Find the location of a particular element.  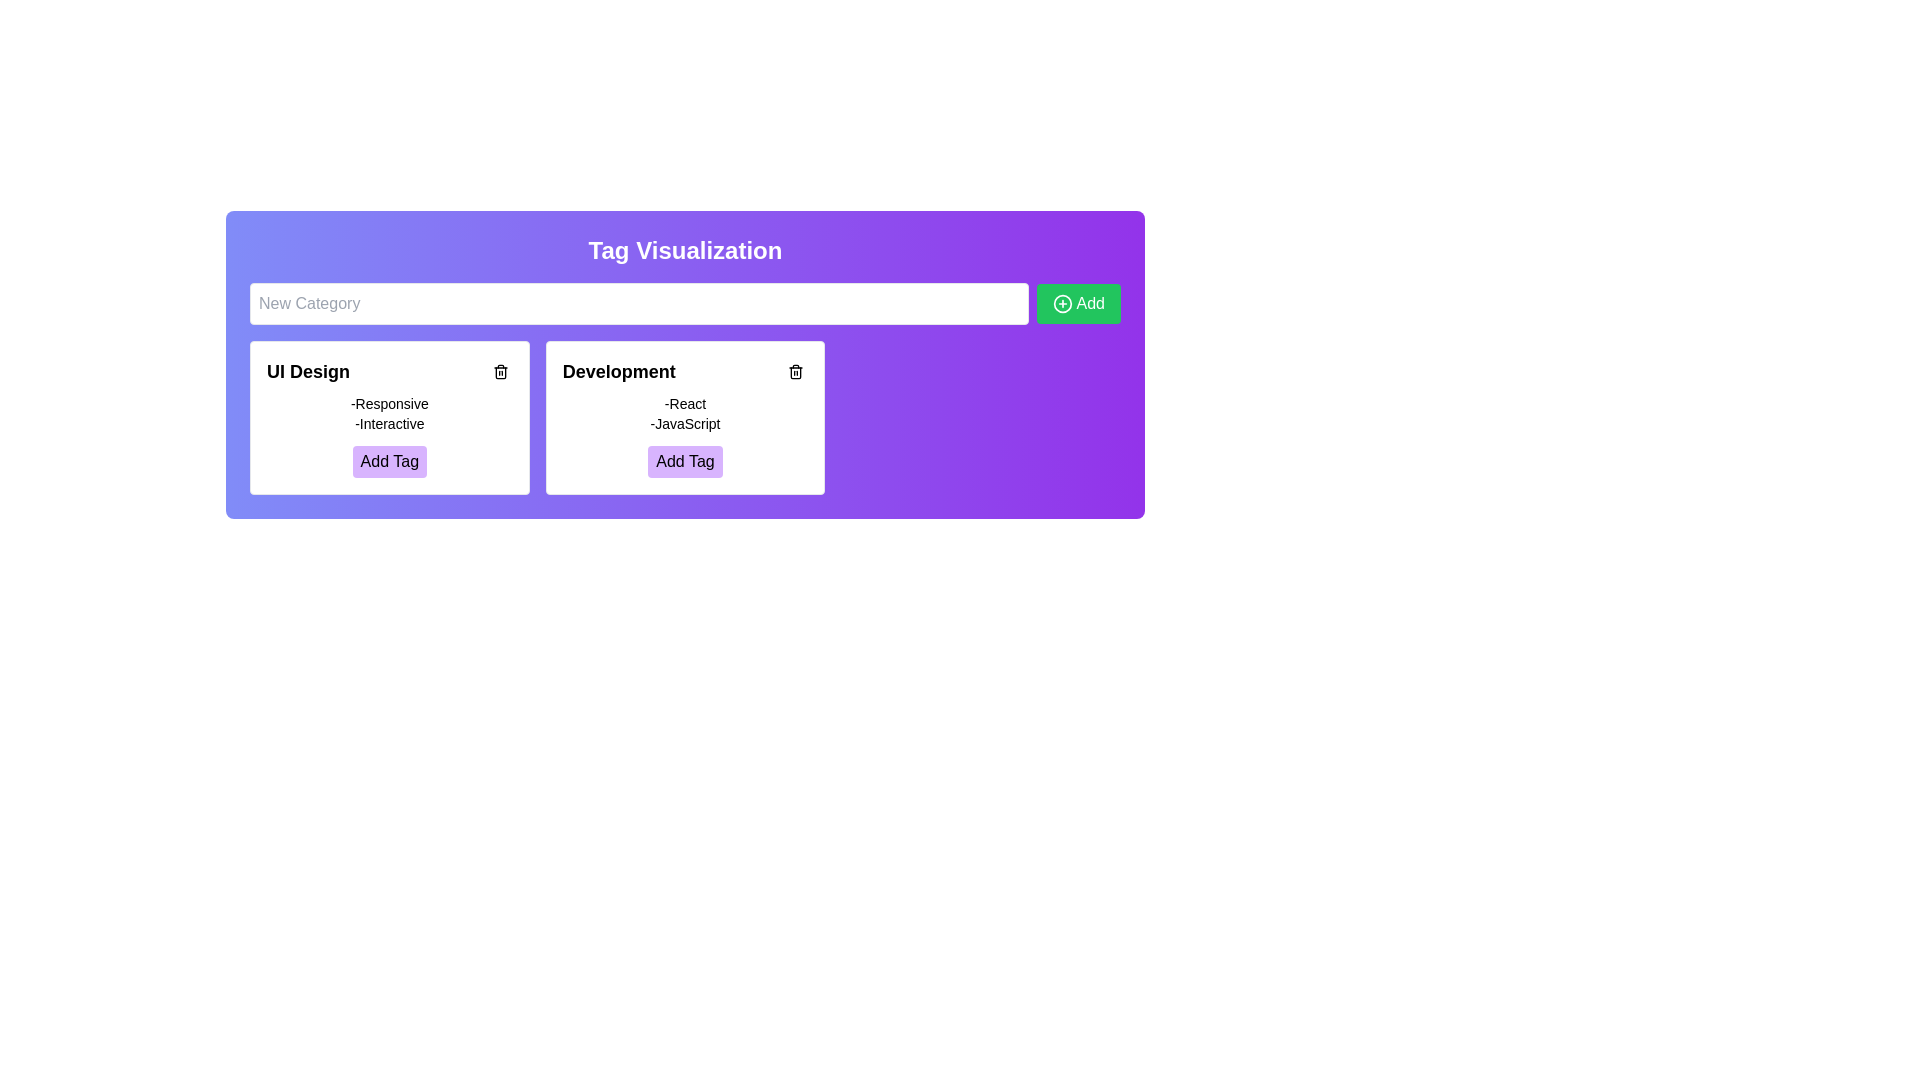

the static text section containing the lines '-Responsive' and '-Interactive', which is located below the 'UI Design' heading and above the 'Add Tag' button within the 'UI Design' card is located at coordinates (389, 412).